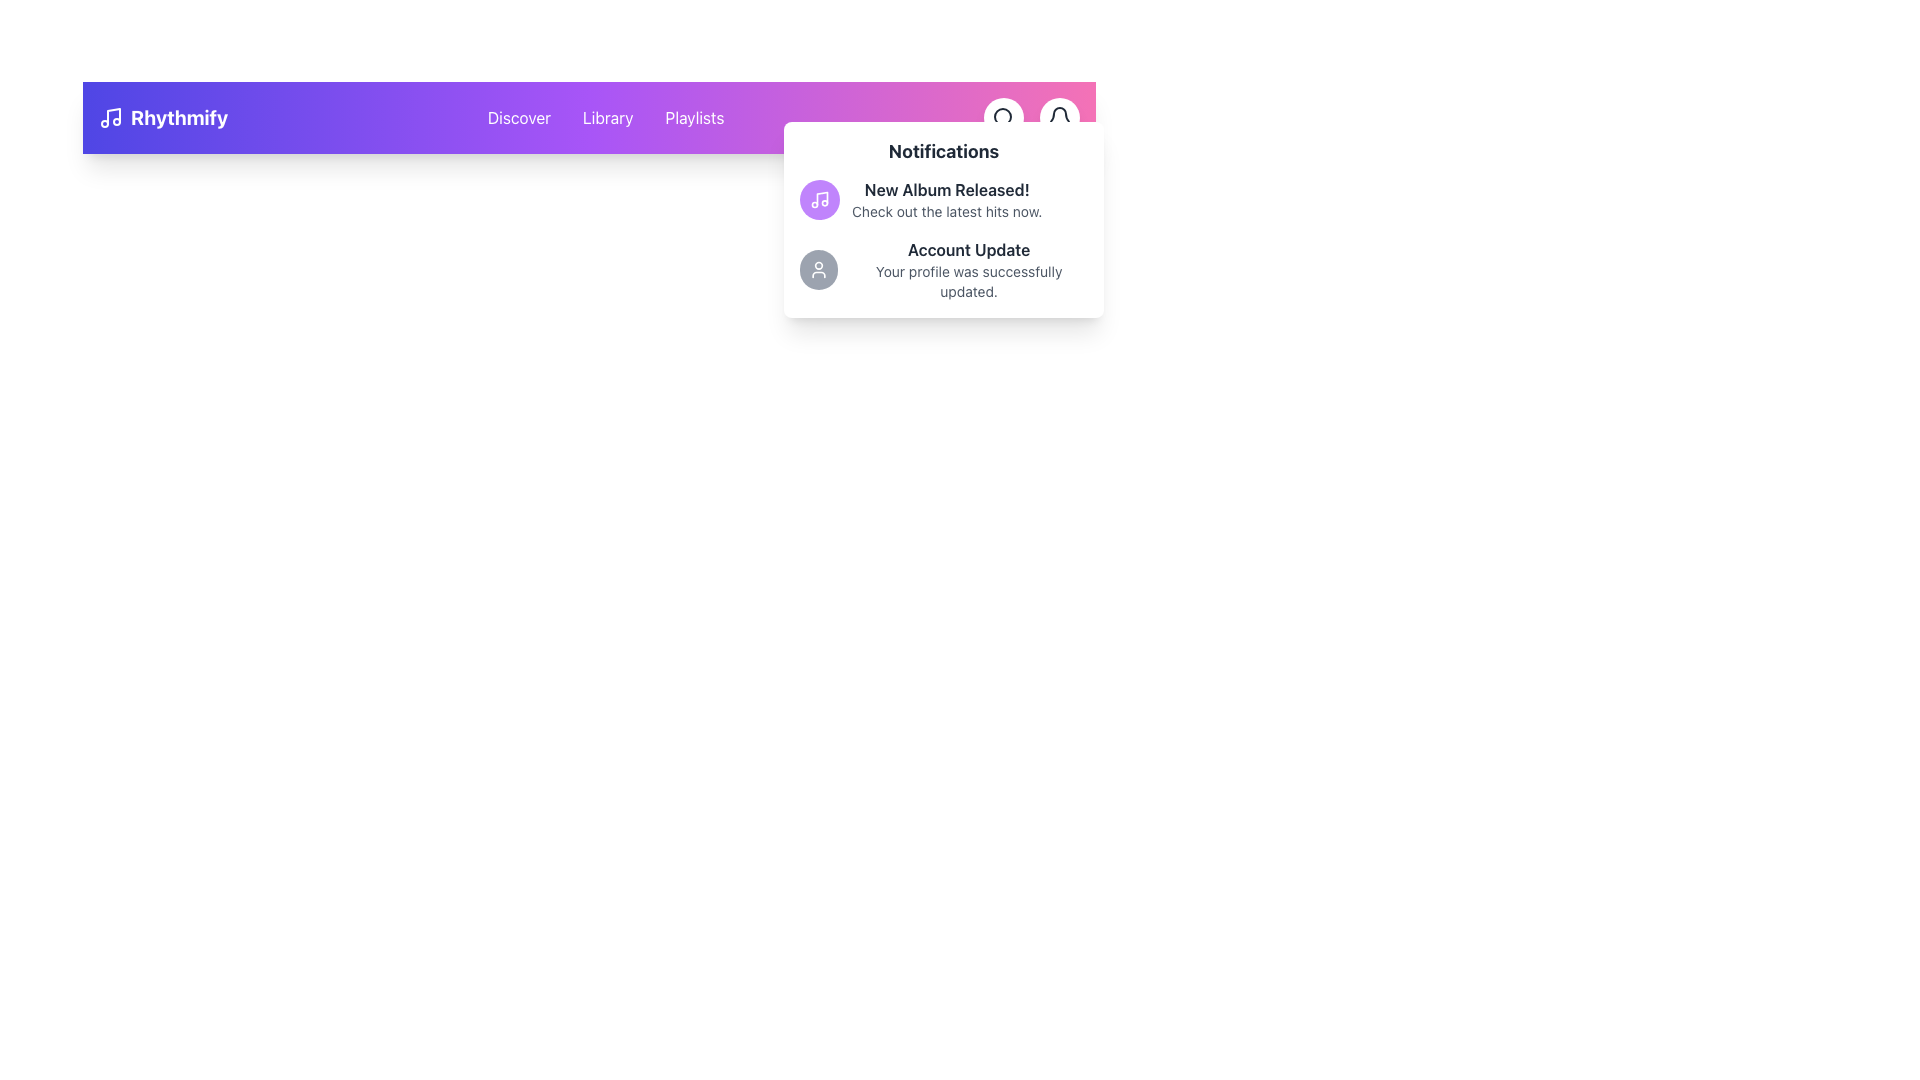 The image size is (1920, 1080). Describe the element at coordinates (819, 270) in the screenshot. I see `the circular icon with a gray background and a white outline of a user figure, located to the left of the 'Account Update' text in the notification card` at that location.